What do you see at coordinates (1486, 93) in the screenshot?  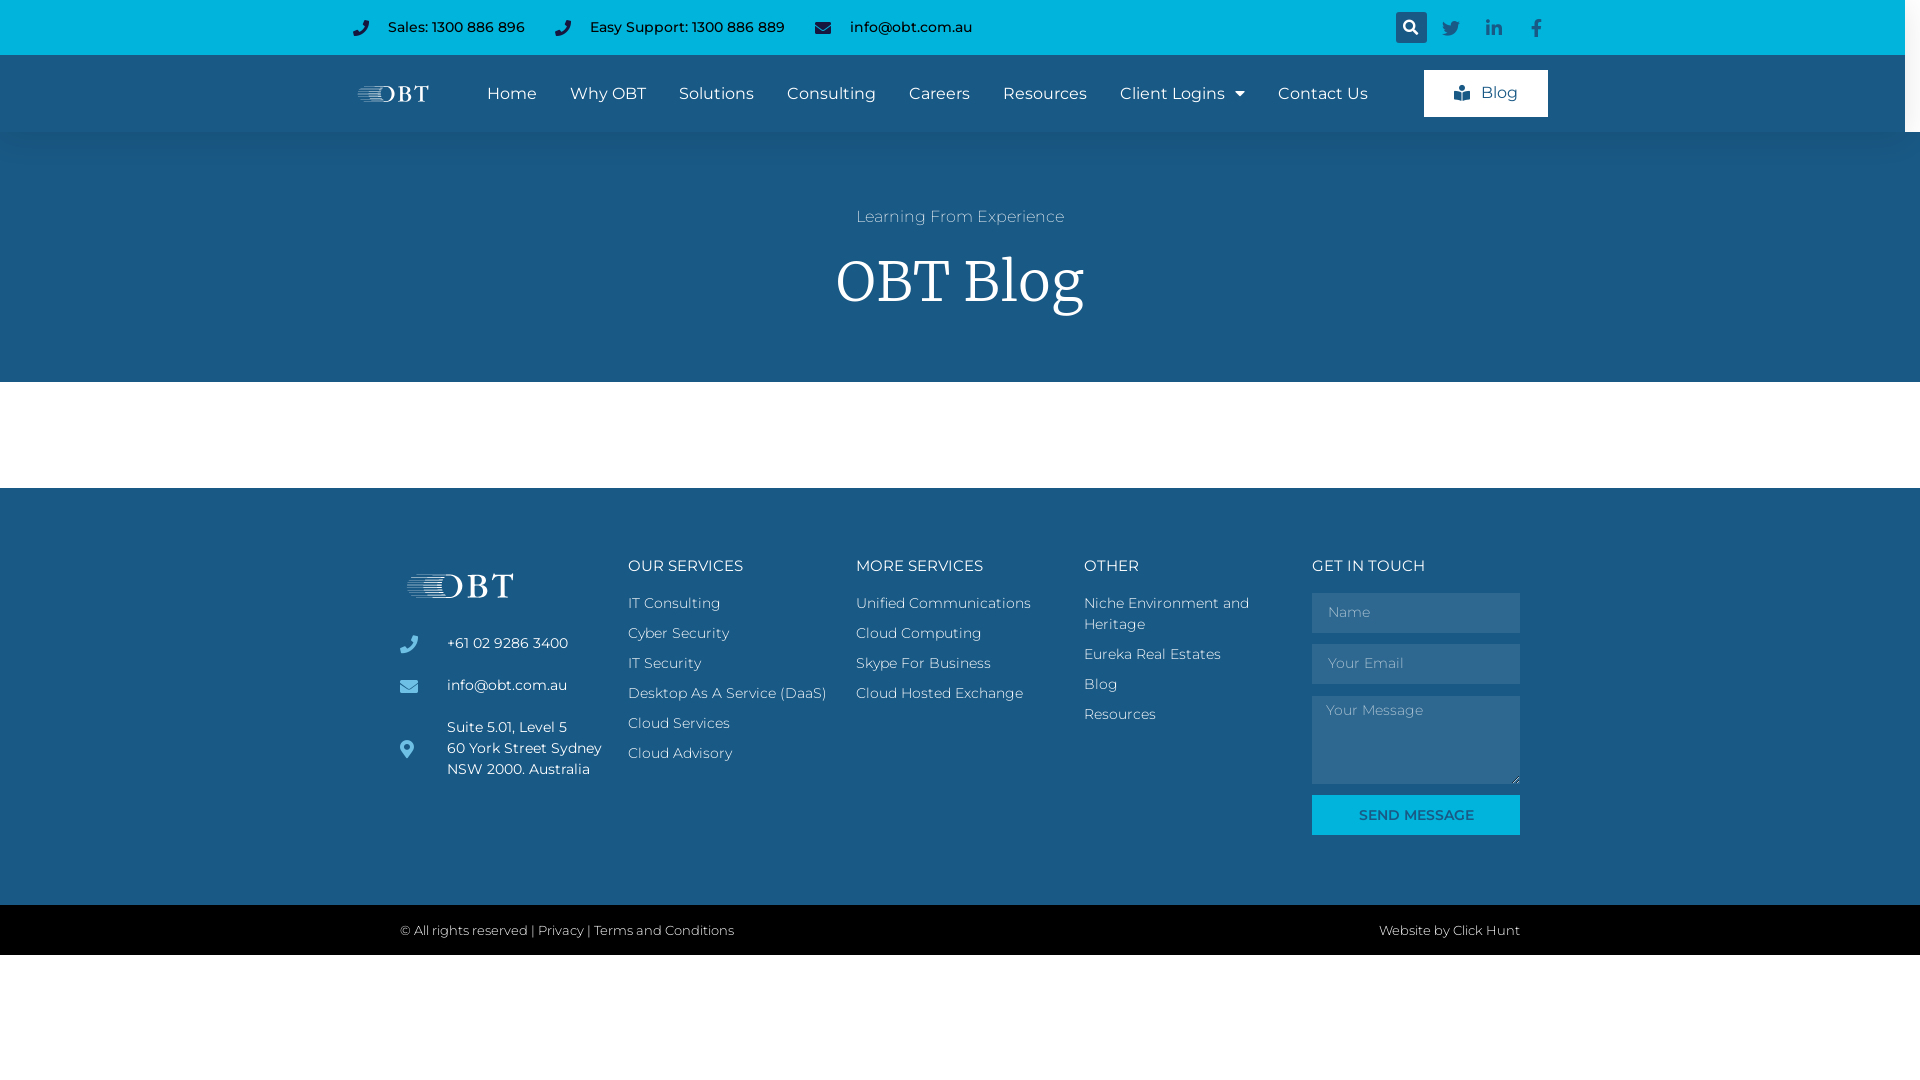 I see `'Blog'` at bounding box center [1486, 93].